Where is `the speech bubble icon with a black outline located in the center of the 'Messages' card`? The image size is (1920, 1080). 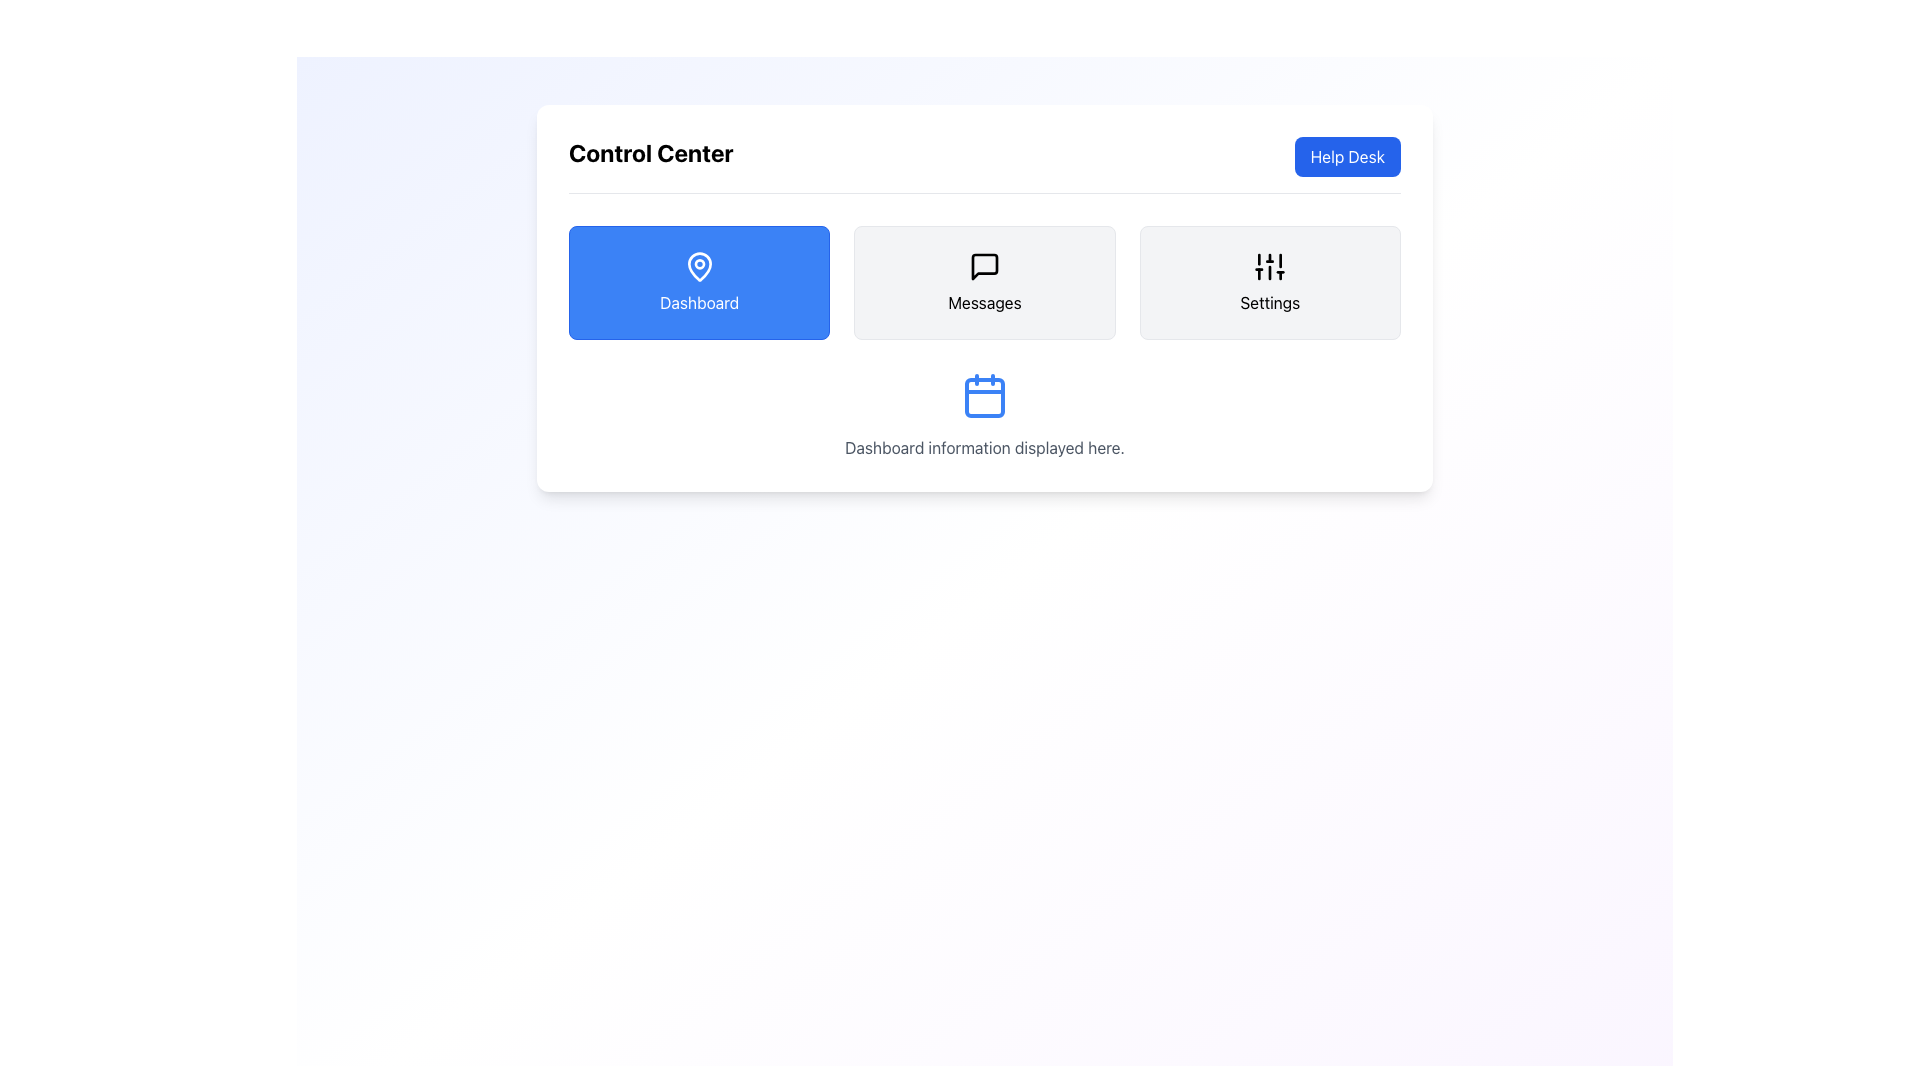 the speech bubble icon with a black outline located in the center of the 'Messages' card is located at coordinates (984, 265).